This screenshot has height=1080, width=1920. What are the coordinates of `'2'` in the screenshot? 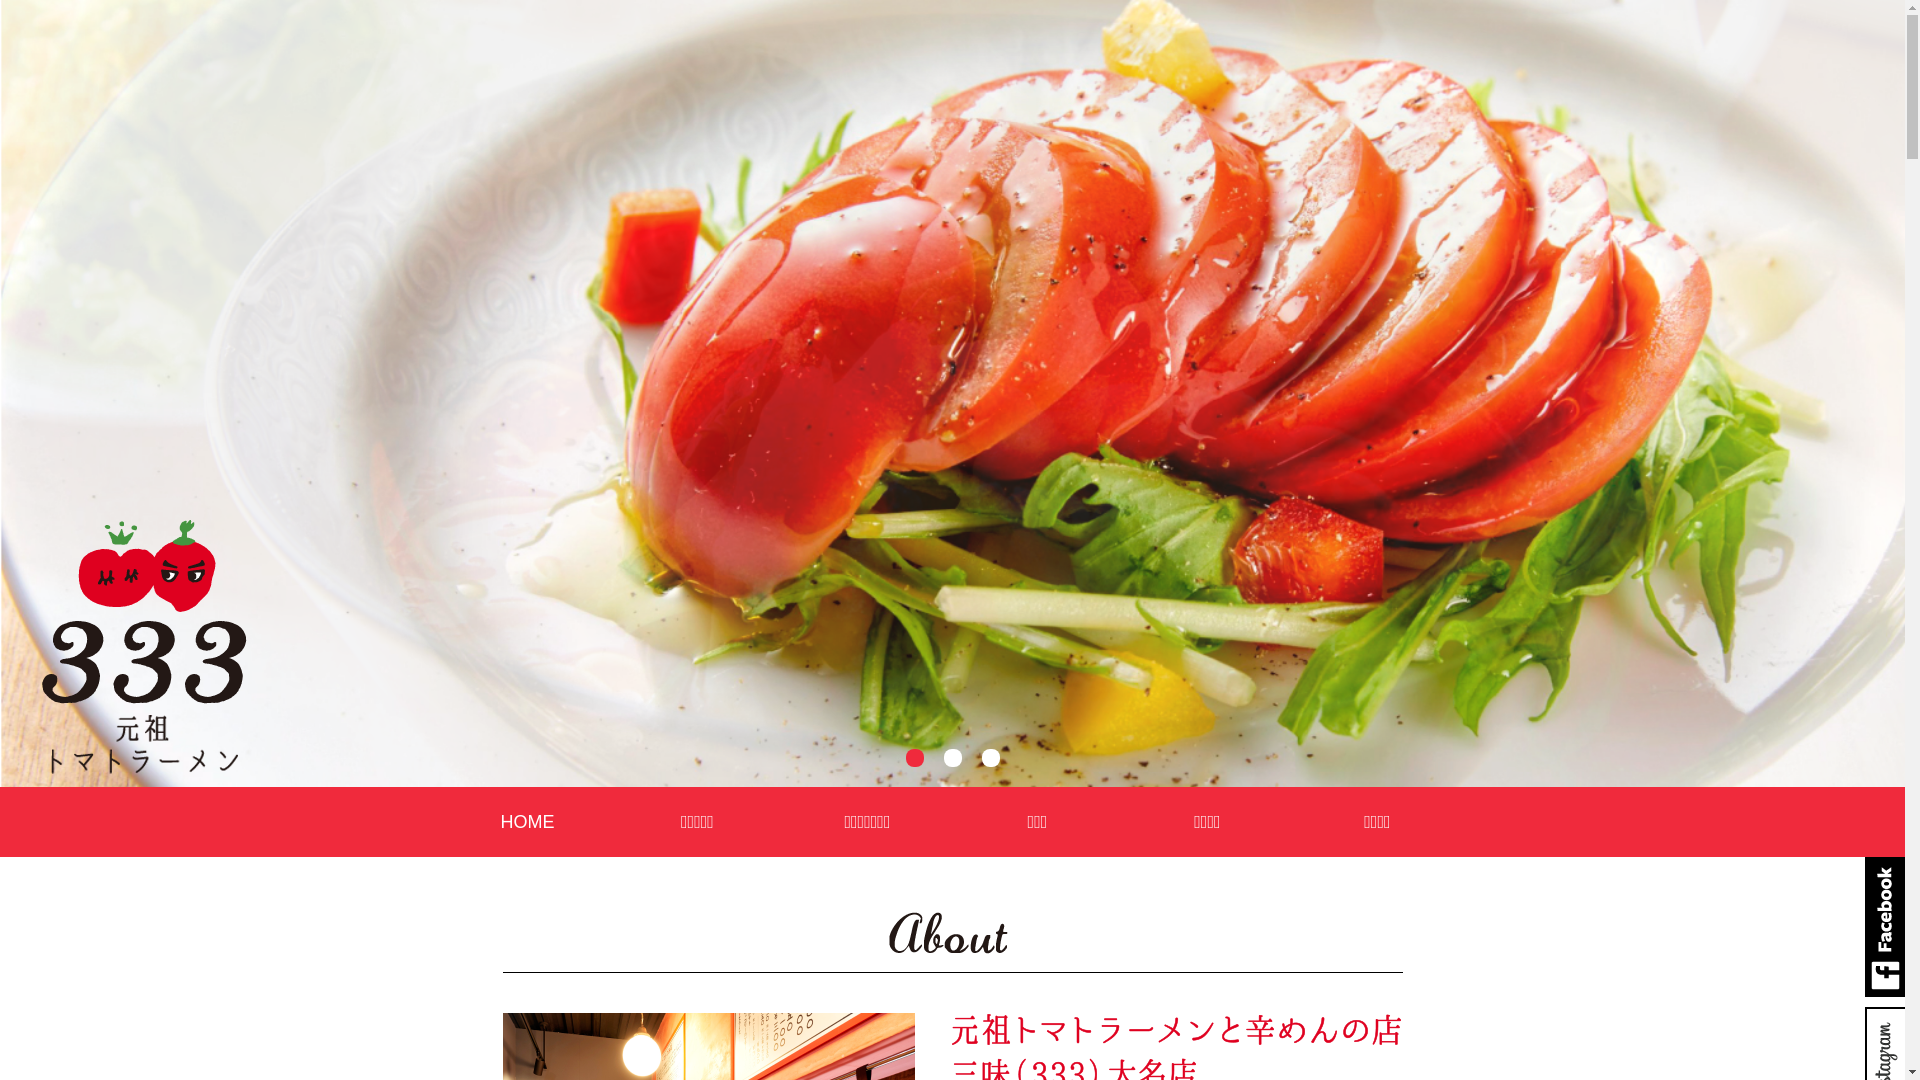 It's located at (952, 758).